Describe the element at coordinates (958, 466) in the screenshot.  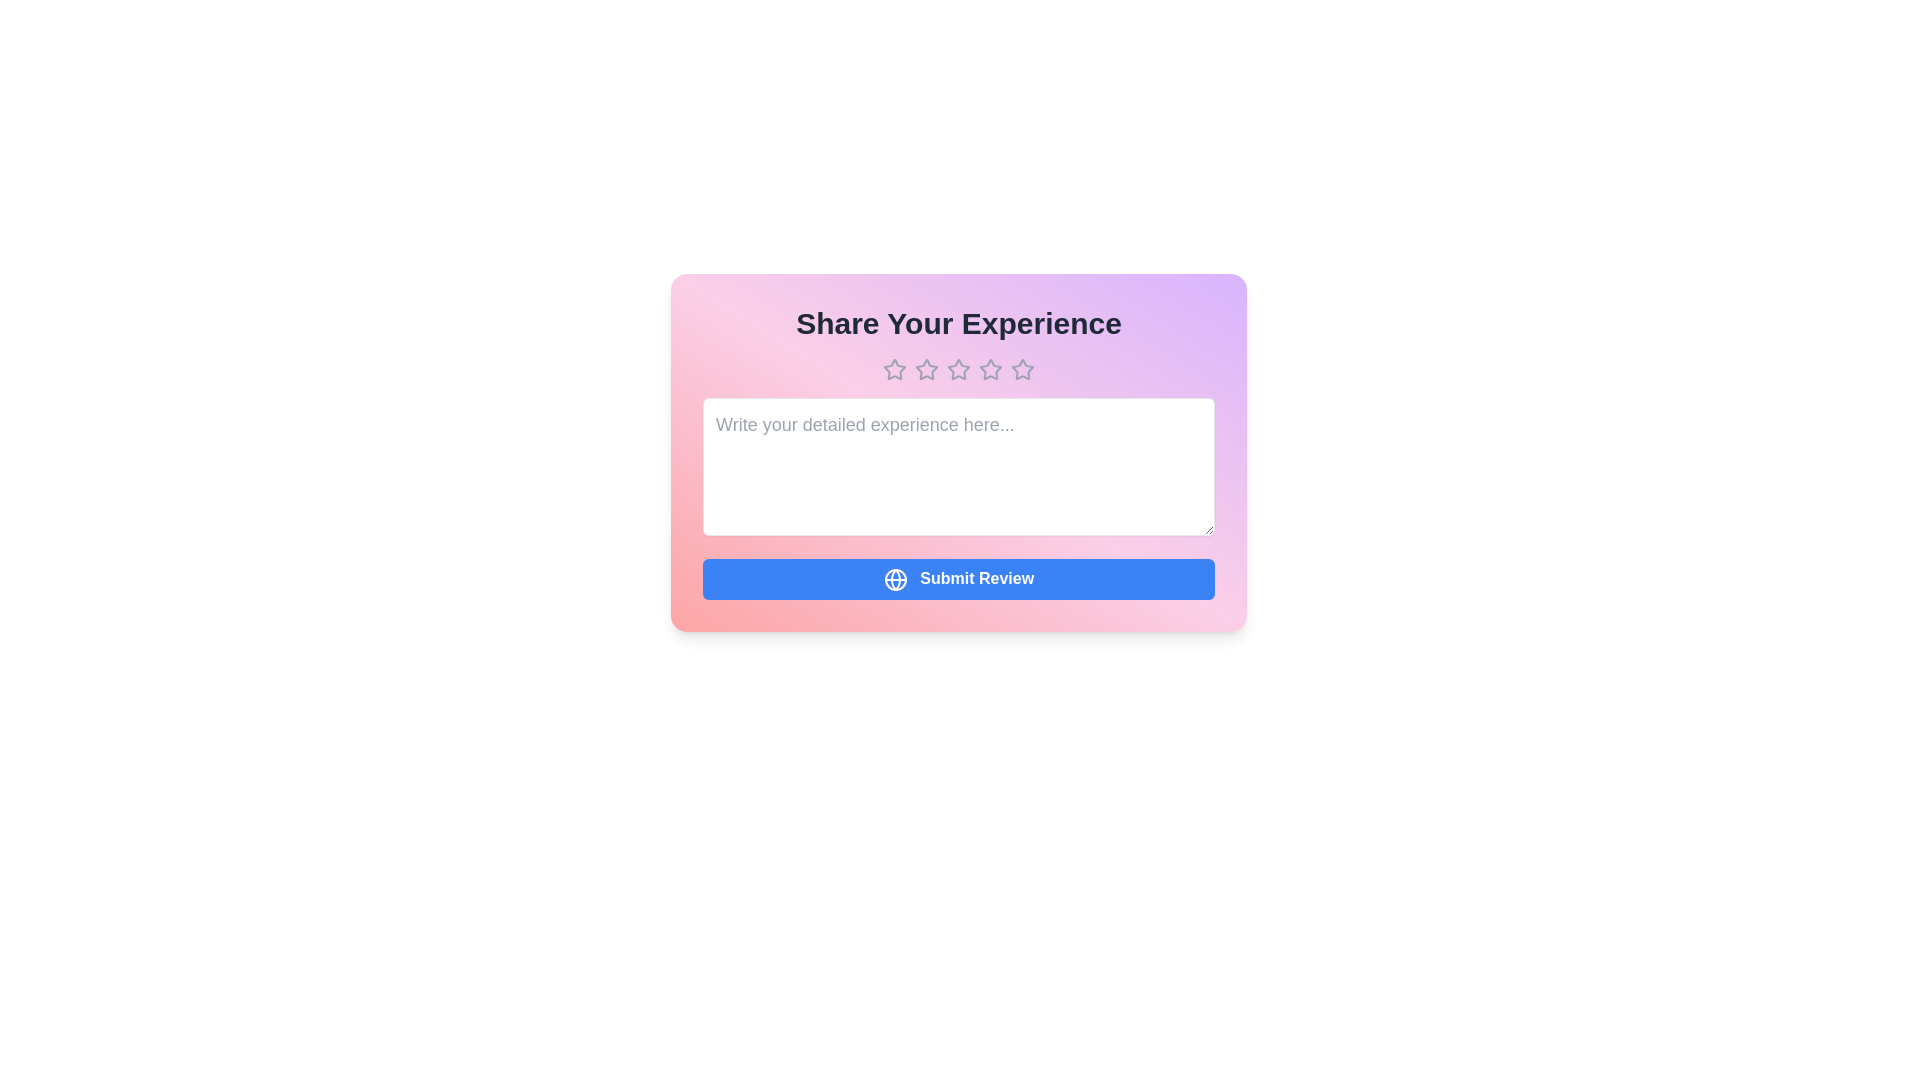
I see `the text area and type the text 'This is my review.'` at that location.